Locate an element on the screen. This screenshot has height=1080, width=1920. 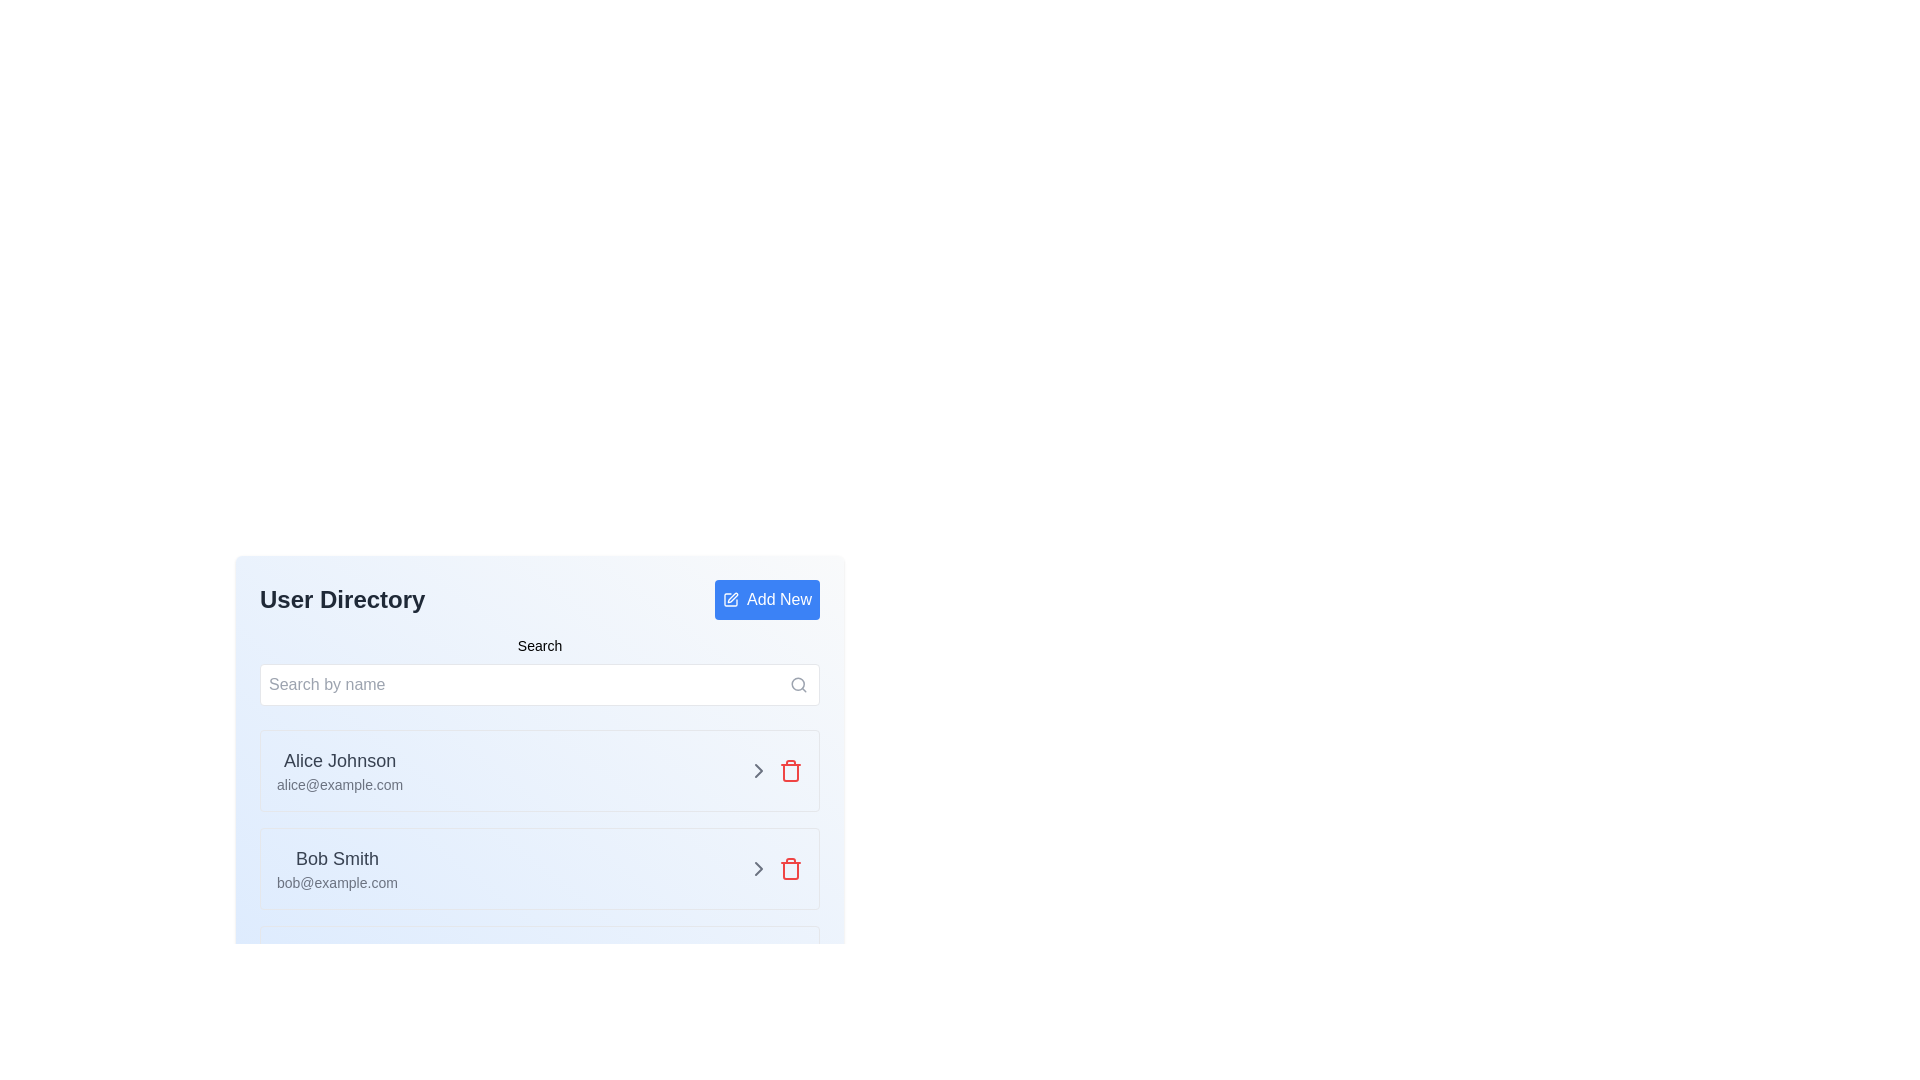
the 'Add New' button with a blue background and white text located at the top-right corner of the 'User Directory' section to observe the hover effect is located at coordinates (766, 599).